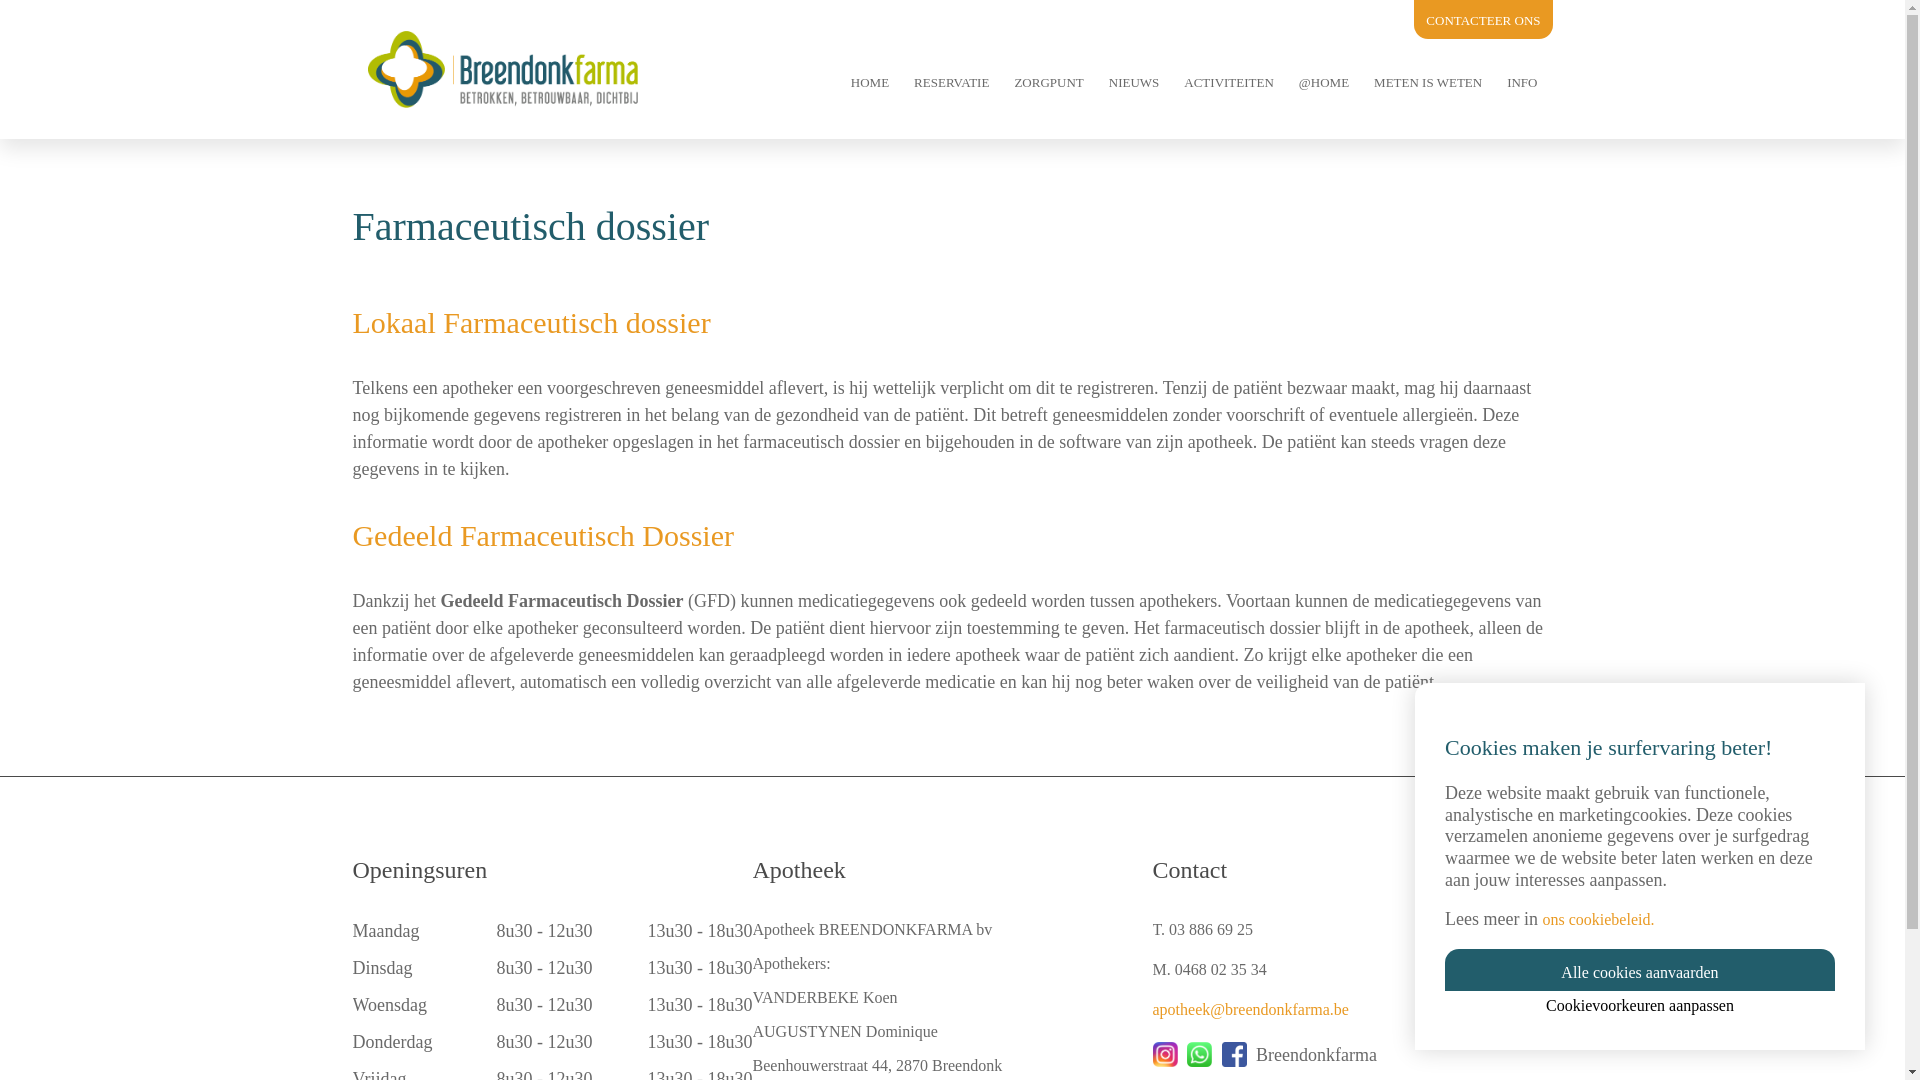  What do you see at coordinates (1520, 80) in the screenshot?
I see `'INFO'` at bounding box center [1520, 80].